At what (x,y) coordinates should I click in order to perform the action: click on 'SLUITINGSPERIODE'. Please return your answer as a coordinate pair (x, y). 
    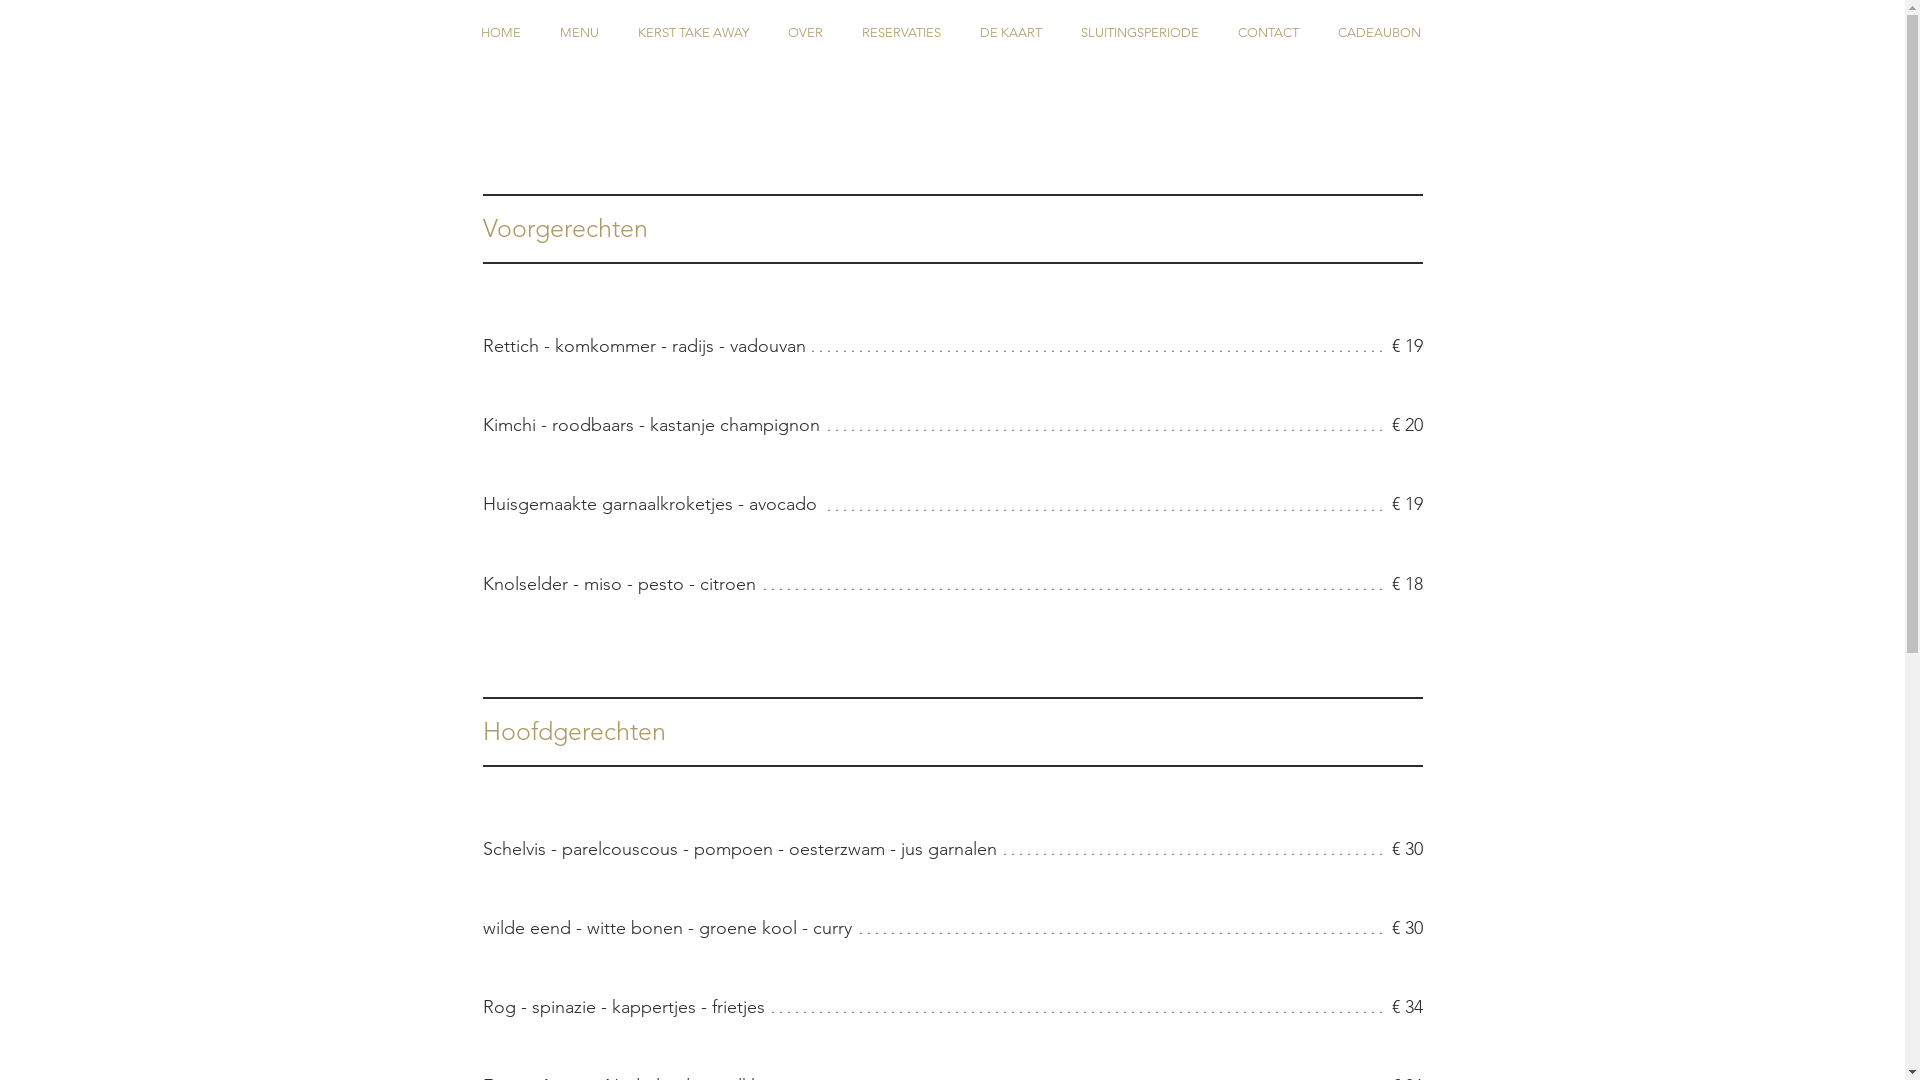
    Looking at the image, I should click on (1140, 32).